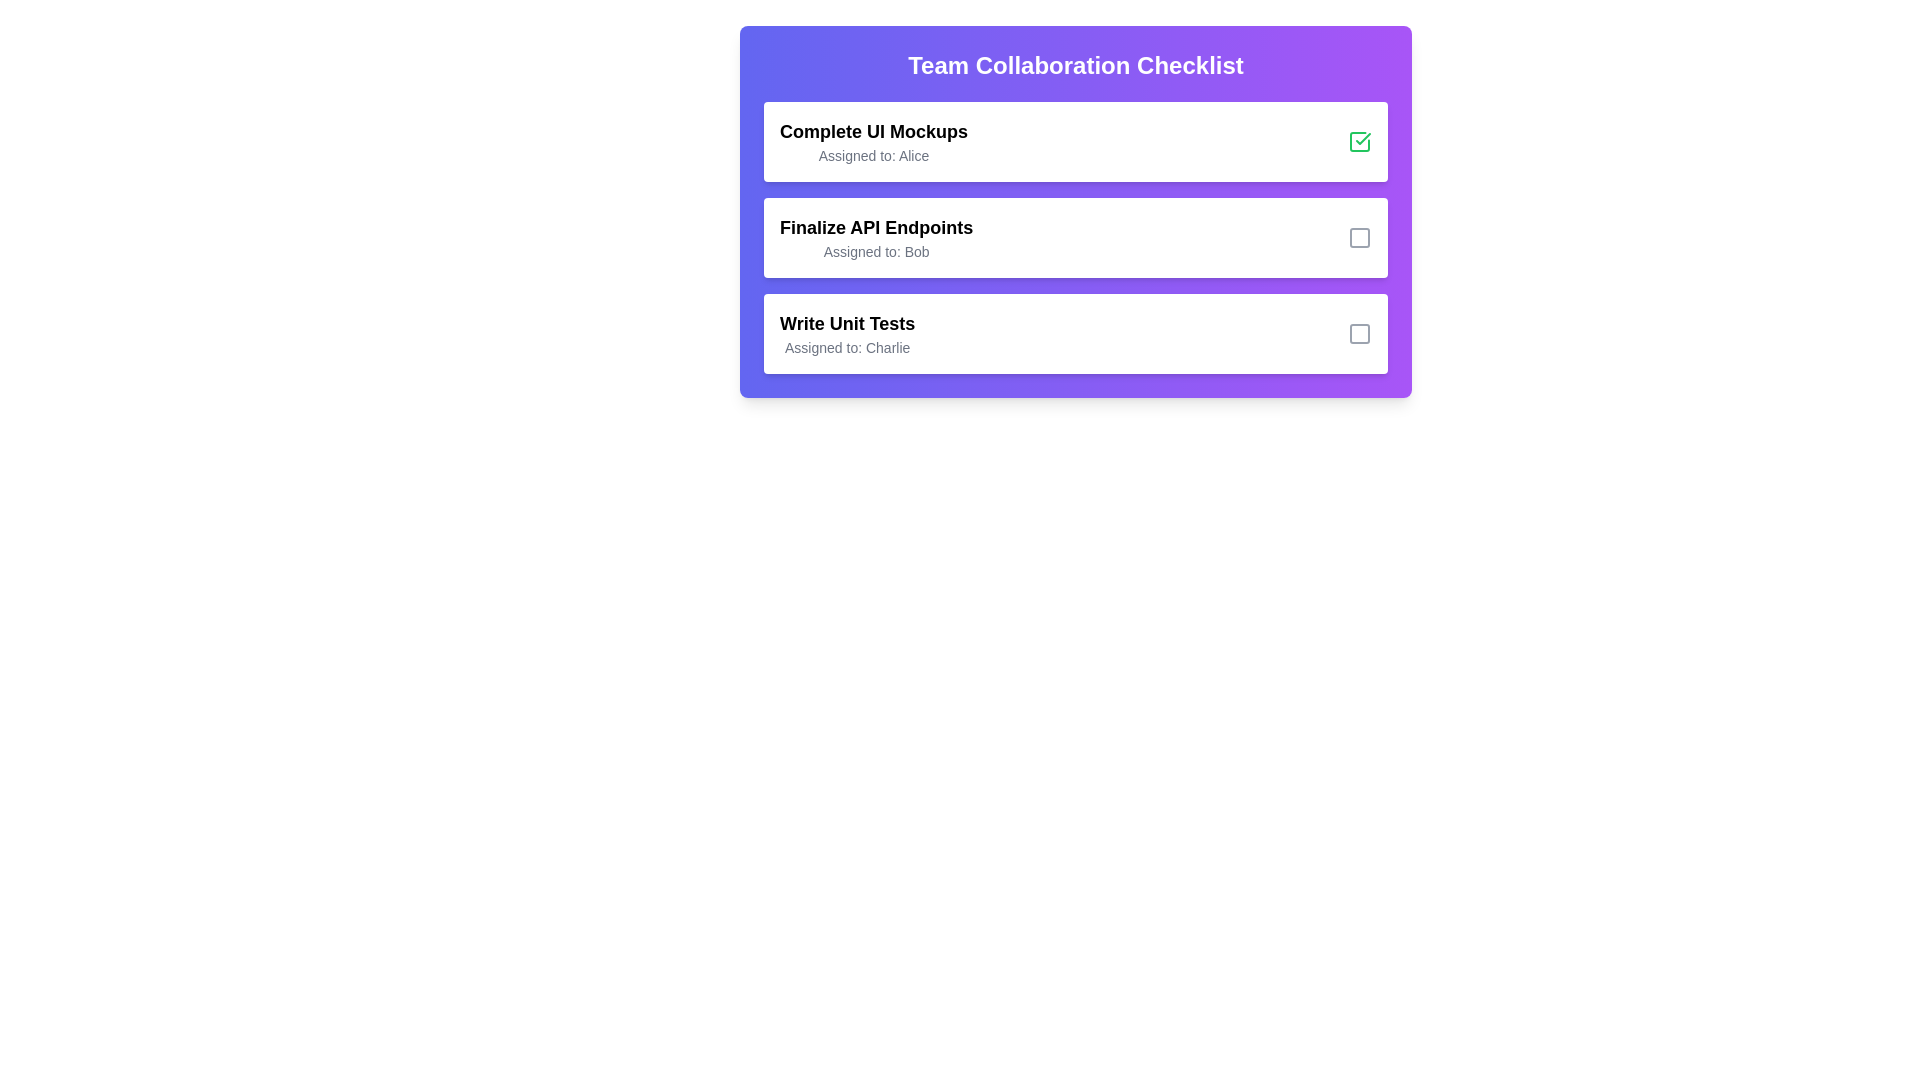 This screenshot has height=1080, width=1920. What do you see at coordinates (873, 131) in the screenshot?
I see `the text label reading 'Complete UI Mockups' that is styled in bold and located at the top of the card-like component` at bounding box center [873, 131].